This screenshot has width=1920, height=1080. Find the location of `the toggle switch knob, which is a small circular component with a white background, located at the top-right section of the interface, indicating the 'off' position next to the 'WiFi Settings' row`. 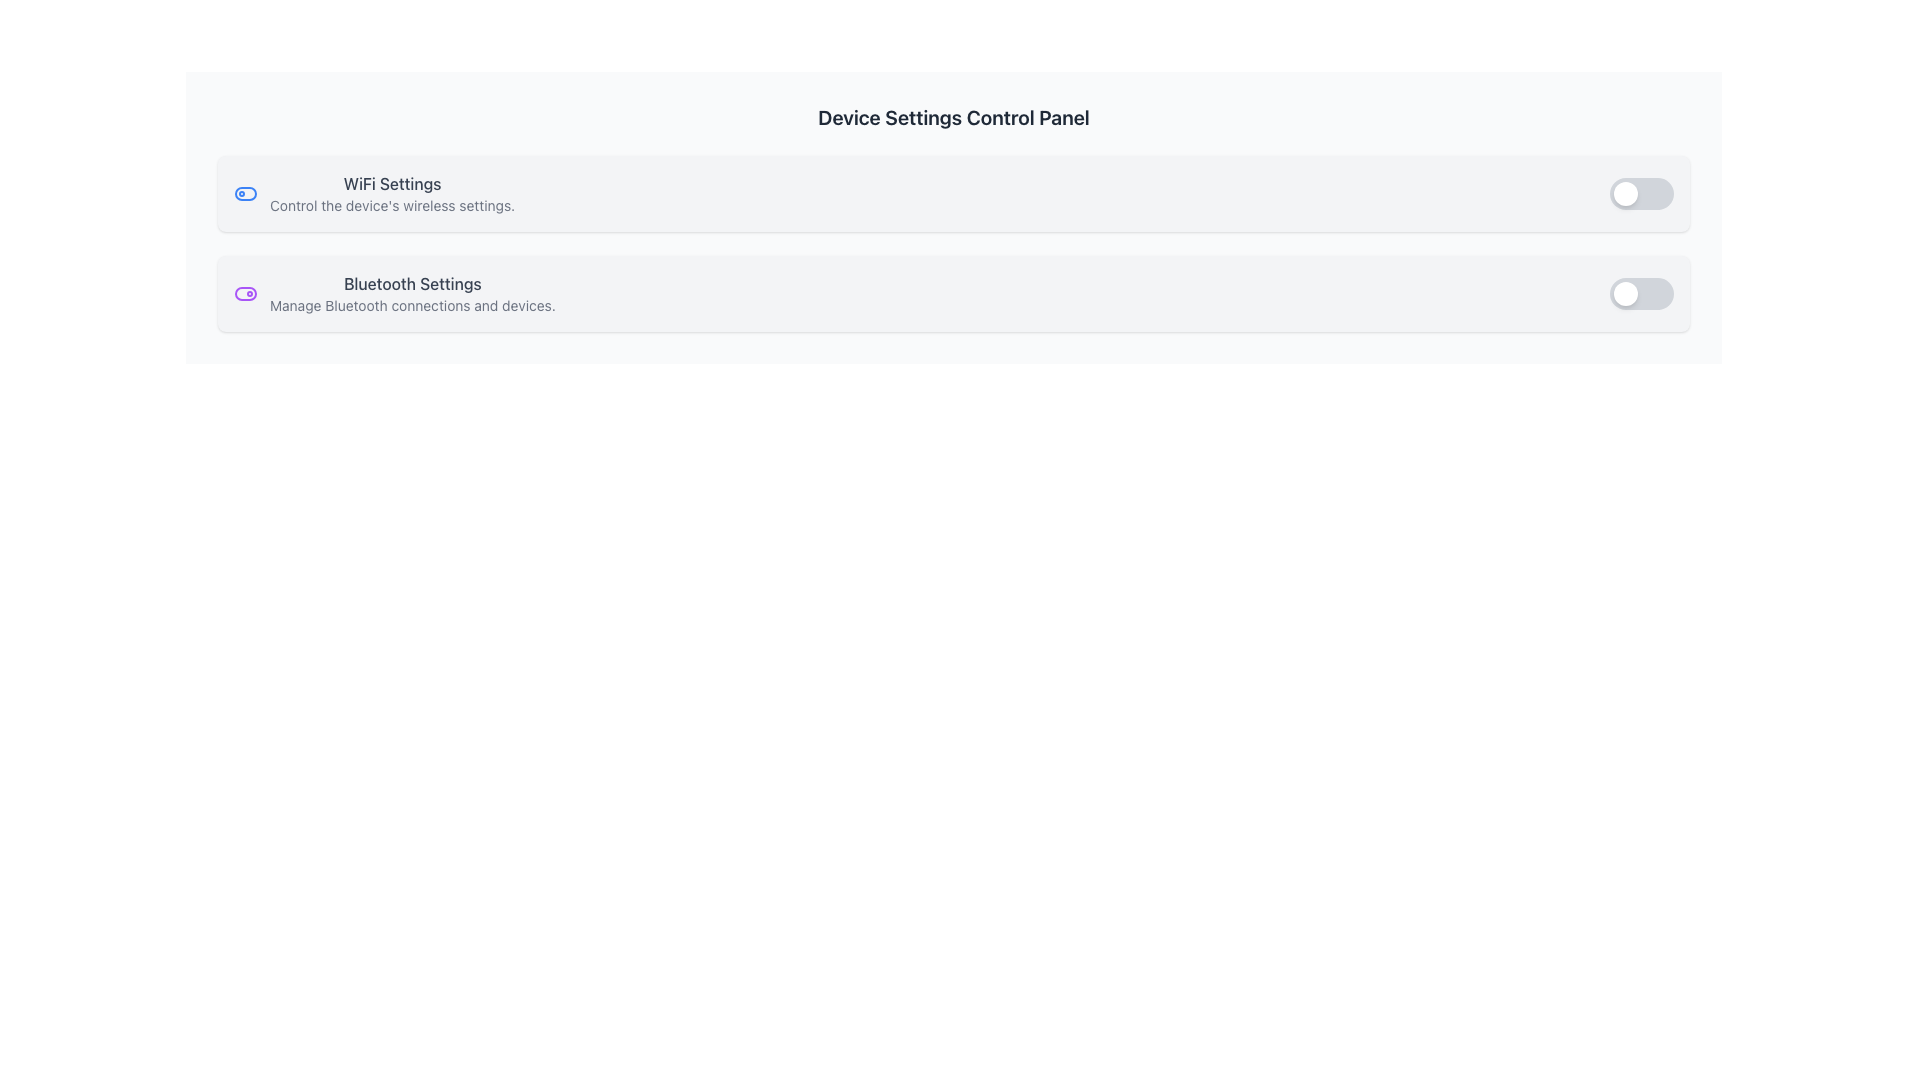

the toggle switch knob, which is a small circular component with a white background, located at the top-right section of the interface, indicating the 'off' position next to the 'WiFi Settings' row is located at coordinates (1626, 193).